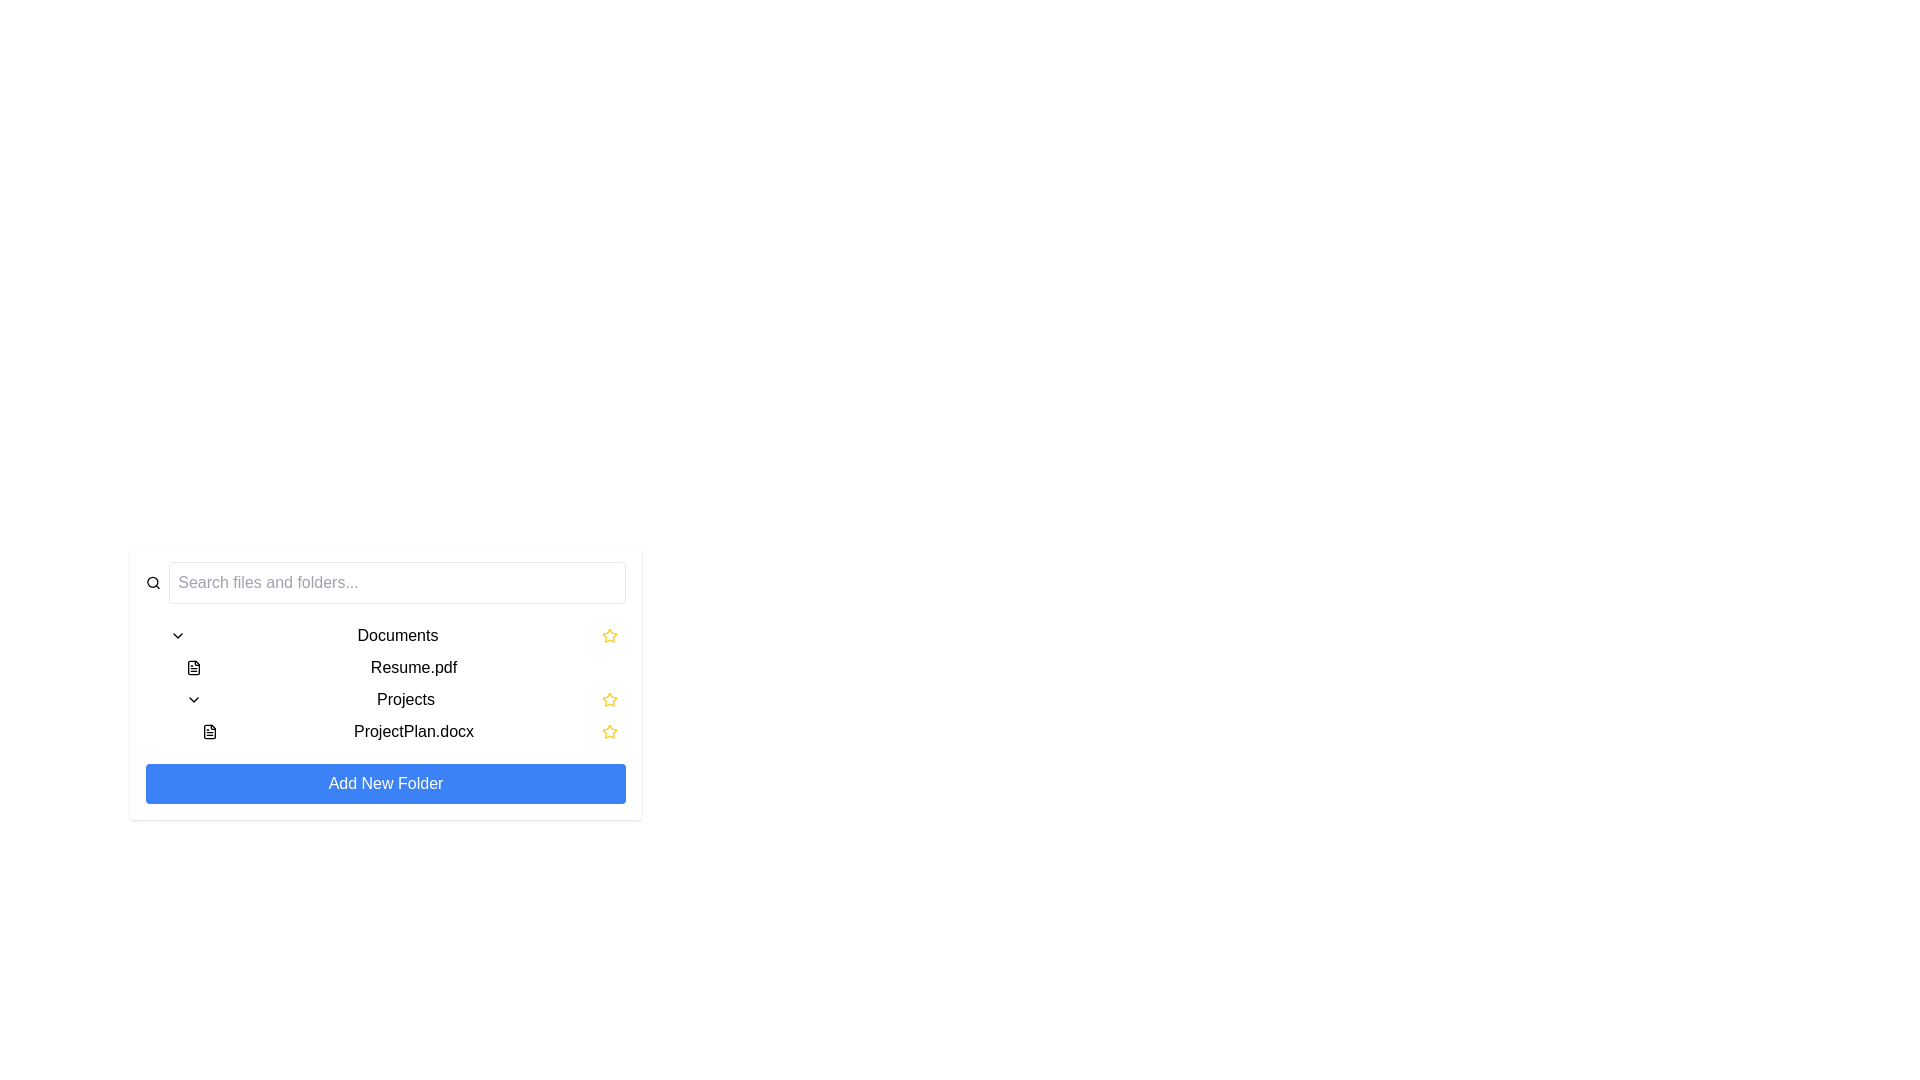 This screenshot has height=1080, width=1920. I want to click on the 'Add New Folder' button located at the bottom of the panel that contains a list of documents and folders, which is centrally aligned within the panel, so click(385, 782).